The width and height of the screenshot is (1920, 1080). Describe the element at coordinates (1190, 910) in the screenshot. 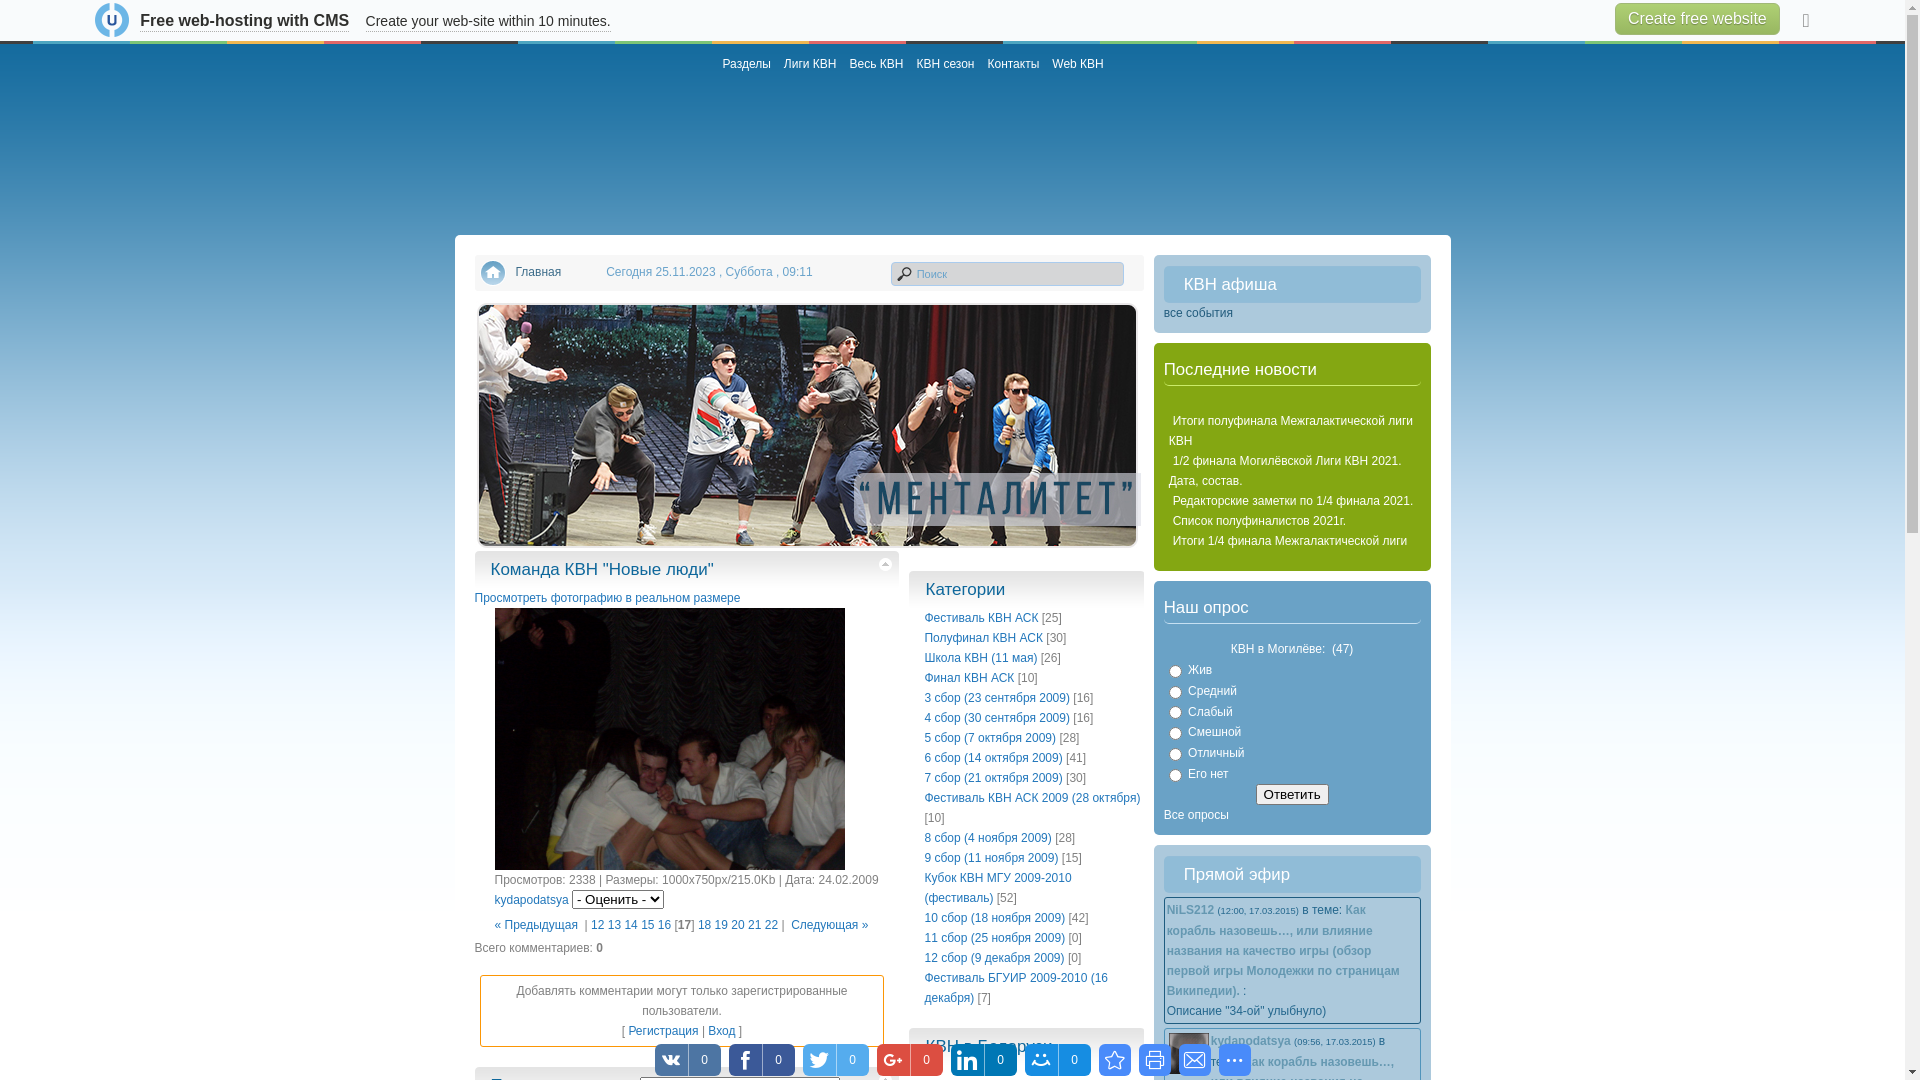

I see `'NiLS212'` at that location.